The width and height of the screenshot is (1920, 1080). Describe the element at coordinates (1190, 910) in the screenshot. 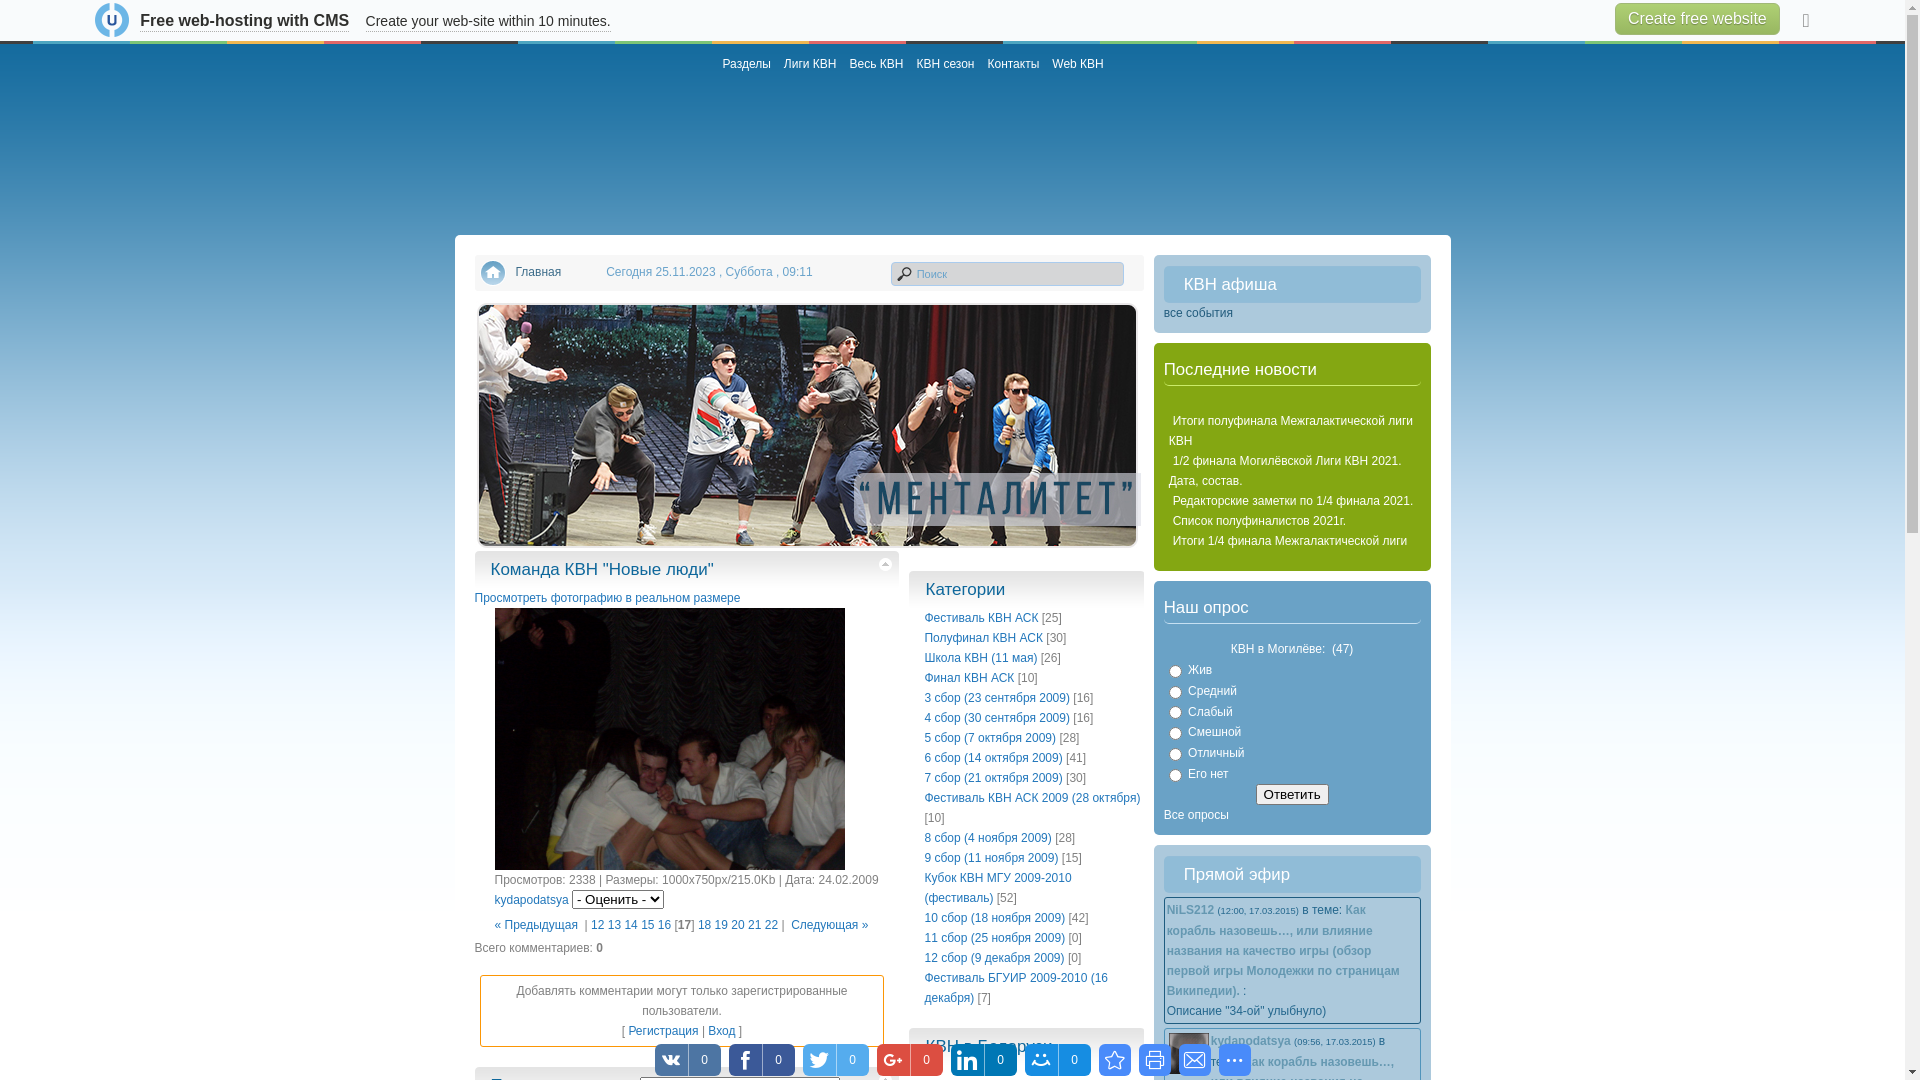

I see `'NiLS212'` at that location.